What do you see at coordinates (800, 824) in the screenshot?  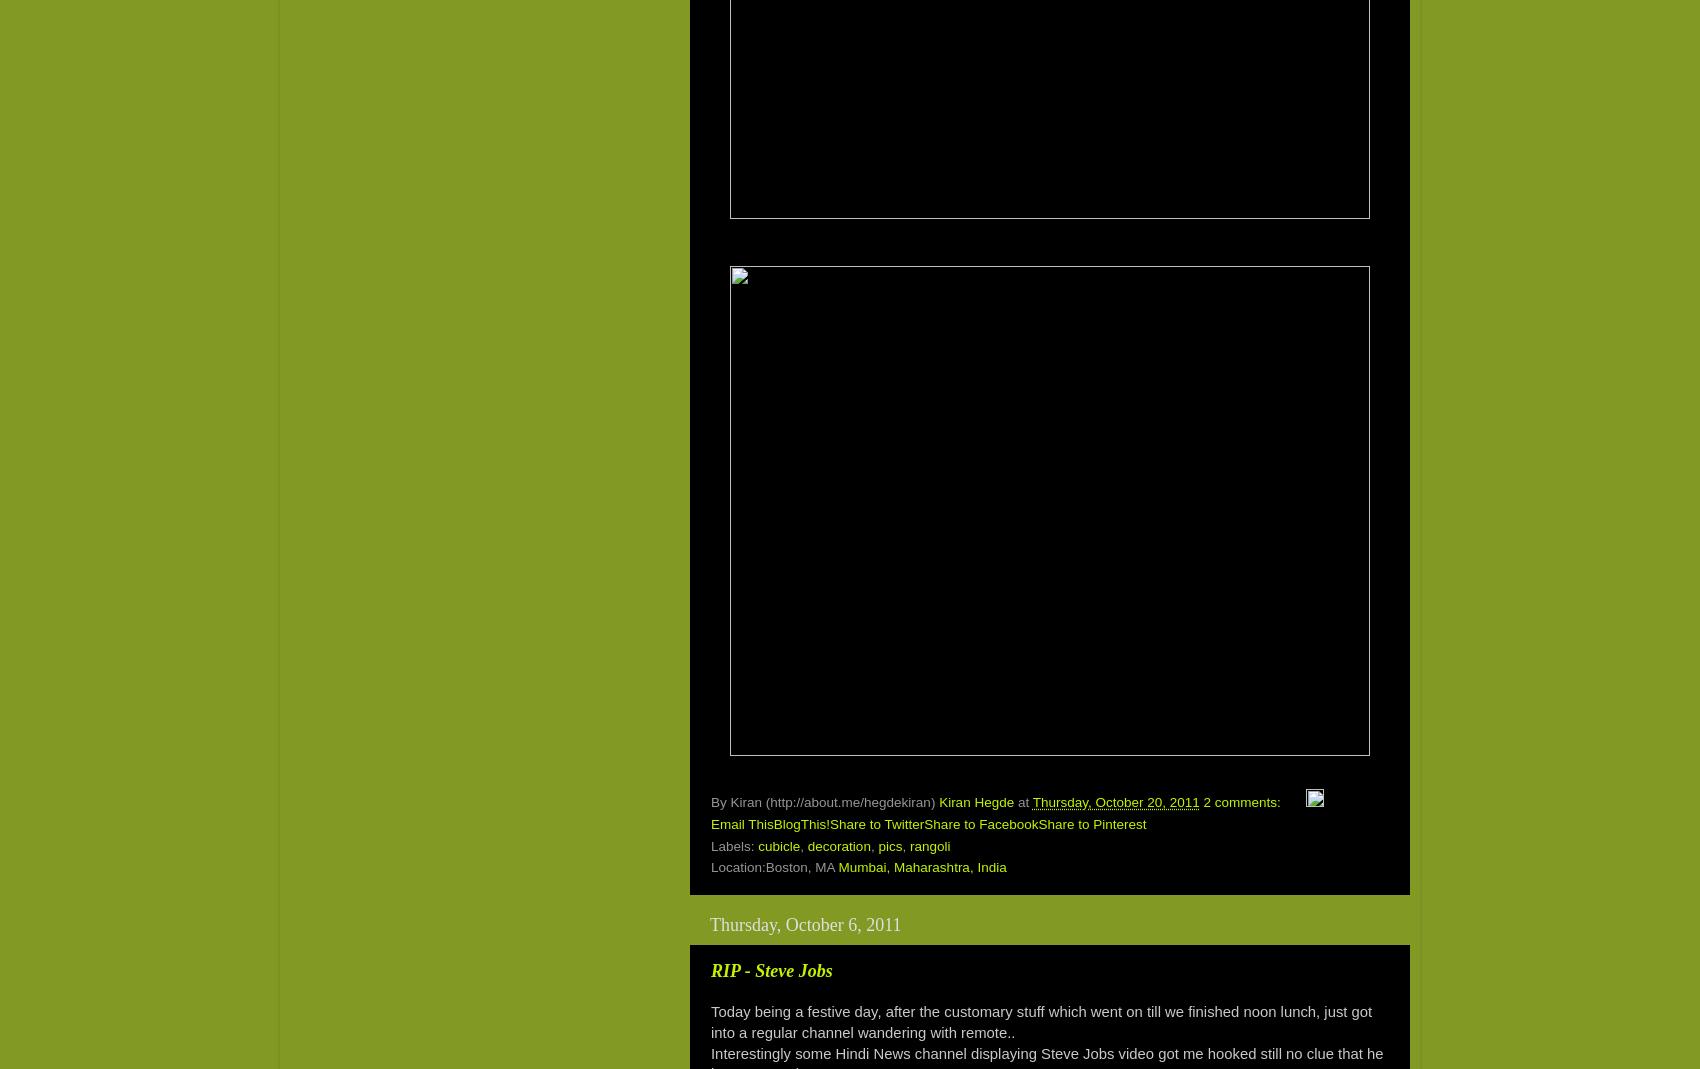 I see `'BlogThis!'` at bounding box center [800, 824].